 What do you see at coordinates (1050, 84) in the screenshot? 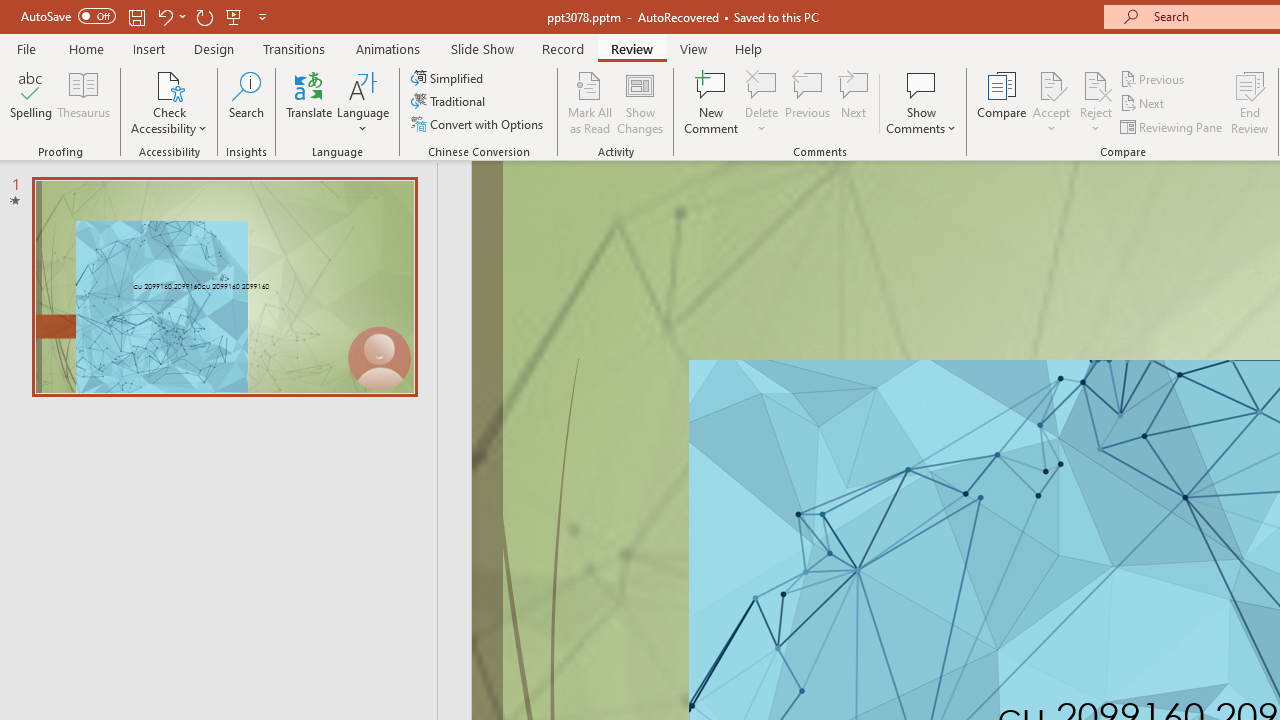
I see `'Accept Change'` at bounding box center [1050, 84].